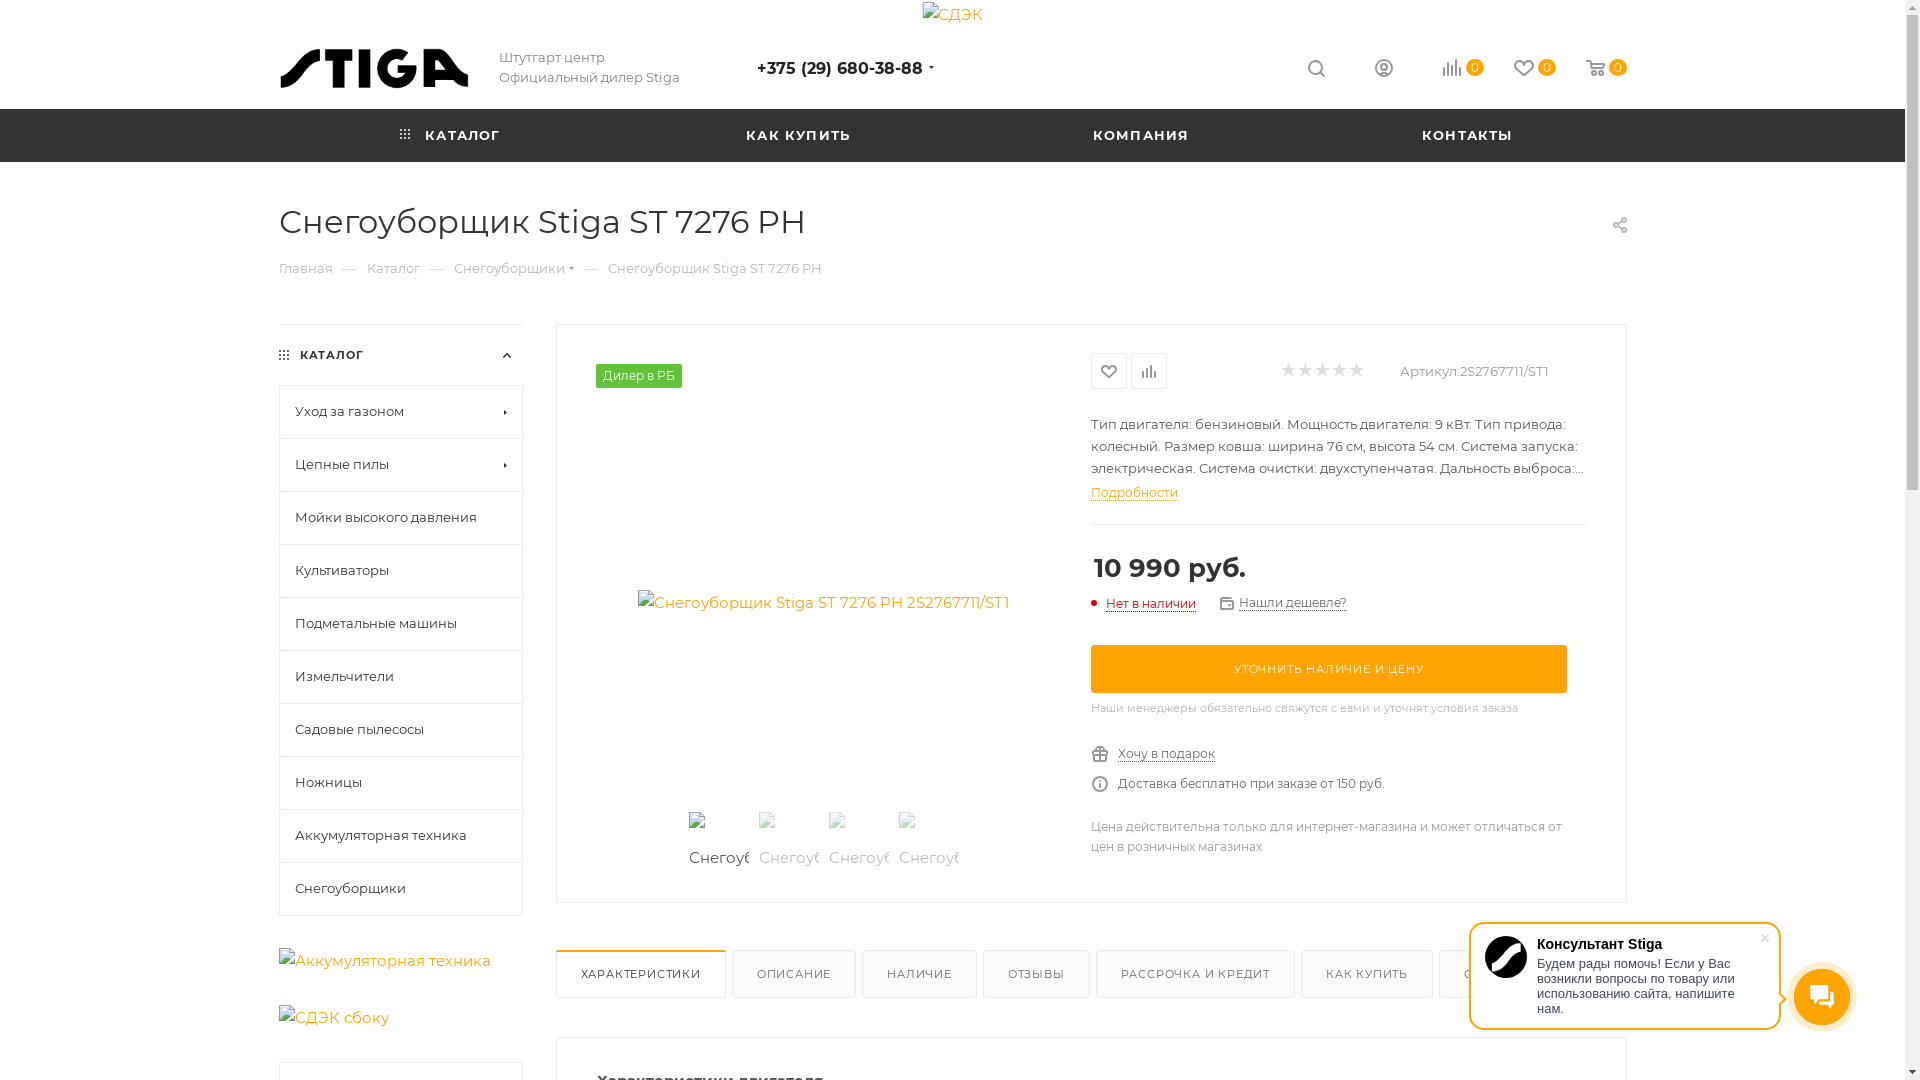 This screenshot has width=1920, height=1080. Describe the element at coordinates (839, 67) in the screenshot. I see `'+375 (29) 680-38-88'` at that location.